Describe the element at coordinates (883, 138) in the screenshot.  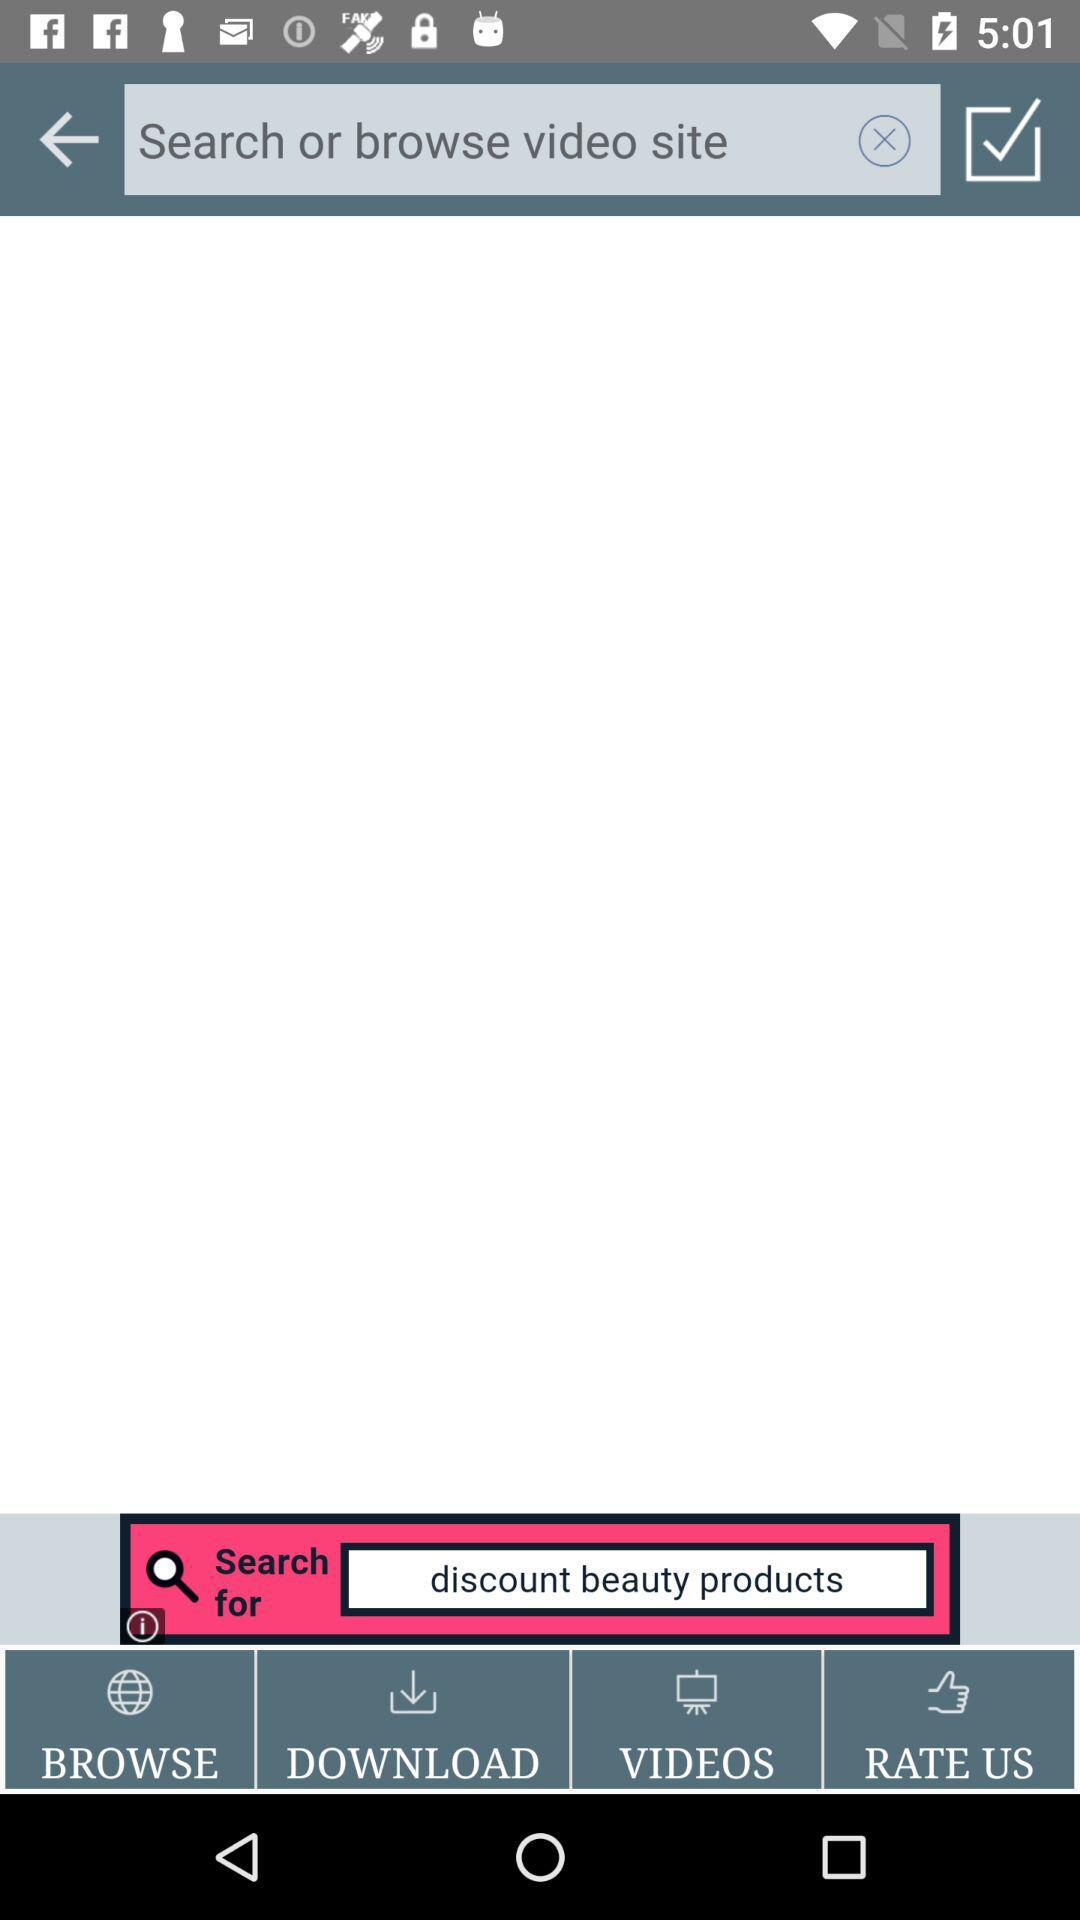
I see `clear search bar` at that location.